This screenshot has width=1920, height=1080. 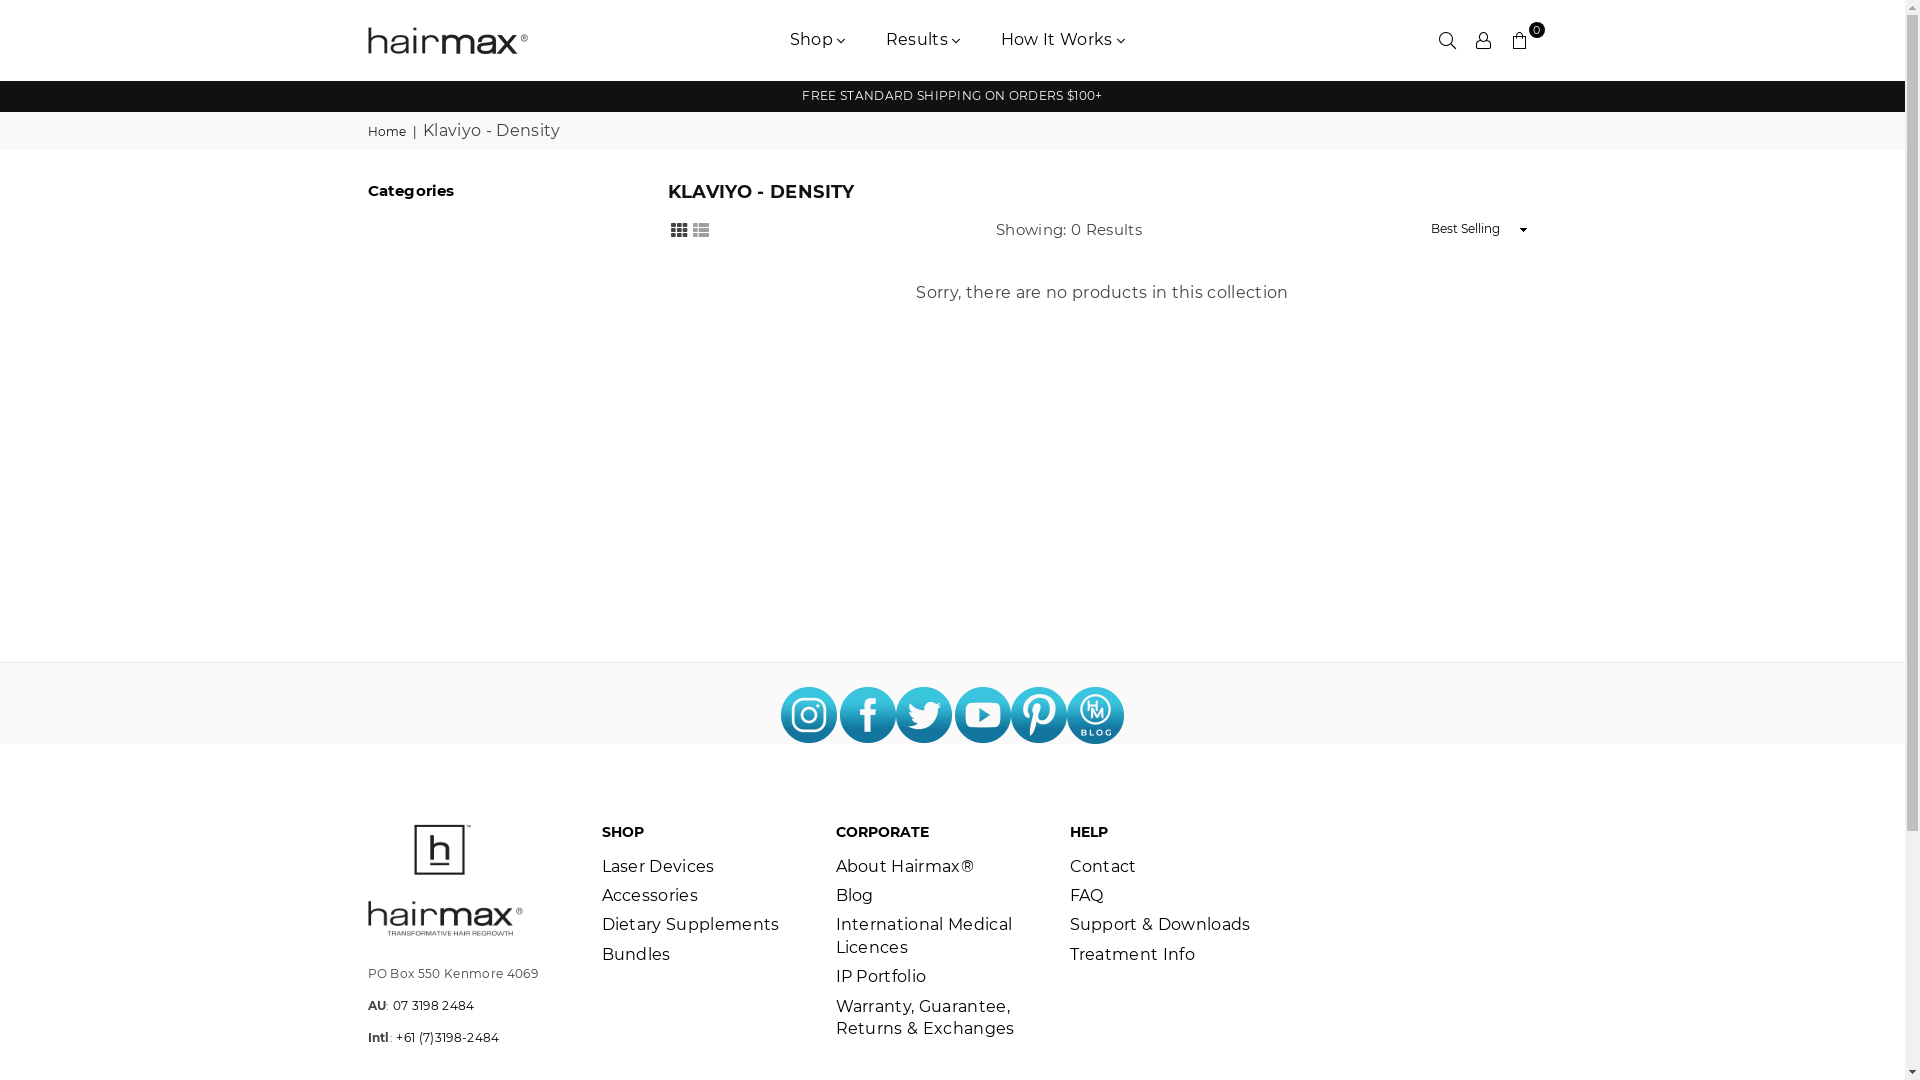 What do you see at coordinates (1448, 39) in the screenshot?
I see `'Search'` at bounding box center [1448, 39].